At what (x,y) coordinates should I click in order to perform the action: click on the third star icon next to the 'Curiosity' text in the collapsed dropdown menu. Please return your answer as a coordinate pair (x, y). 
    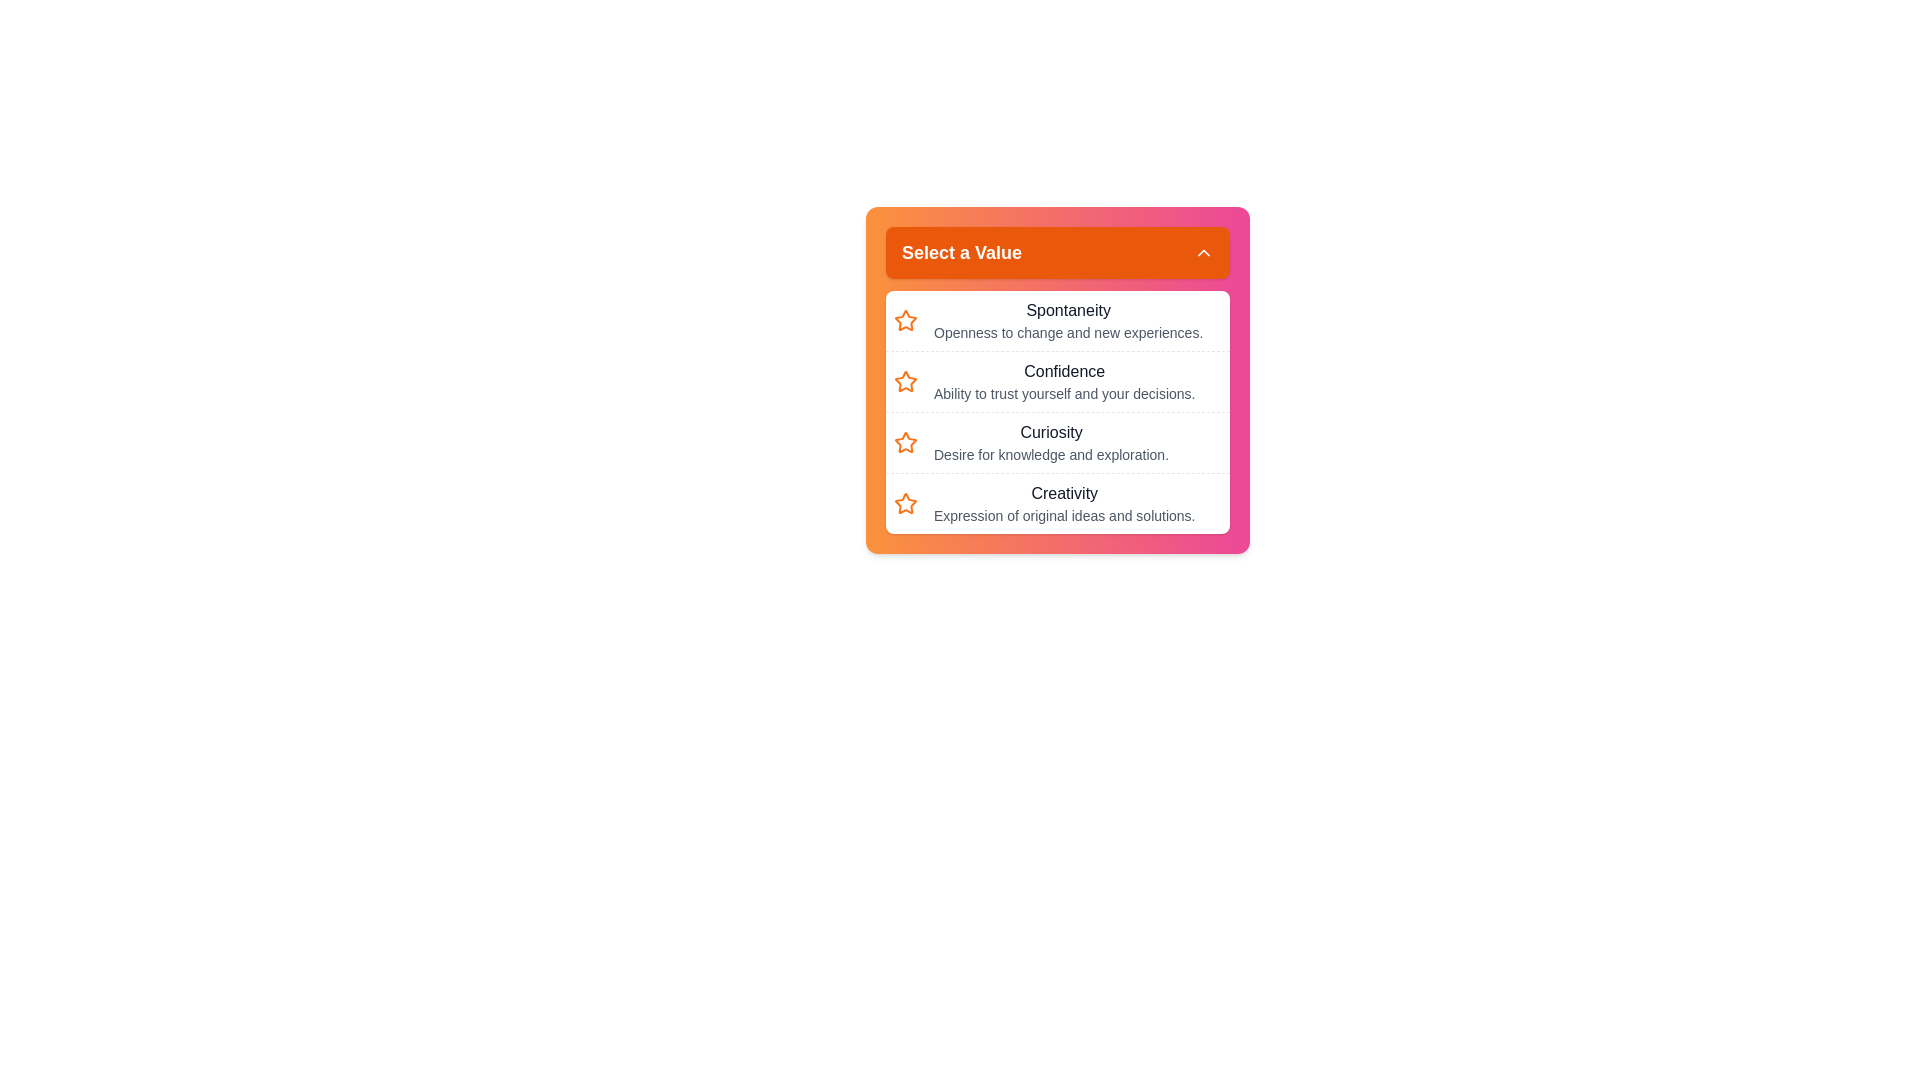
    Looking at the image, I should click on (904, 441).